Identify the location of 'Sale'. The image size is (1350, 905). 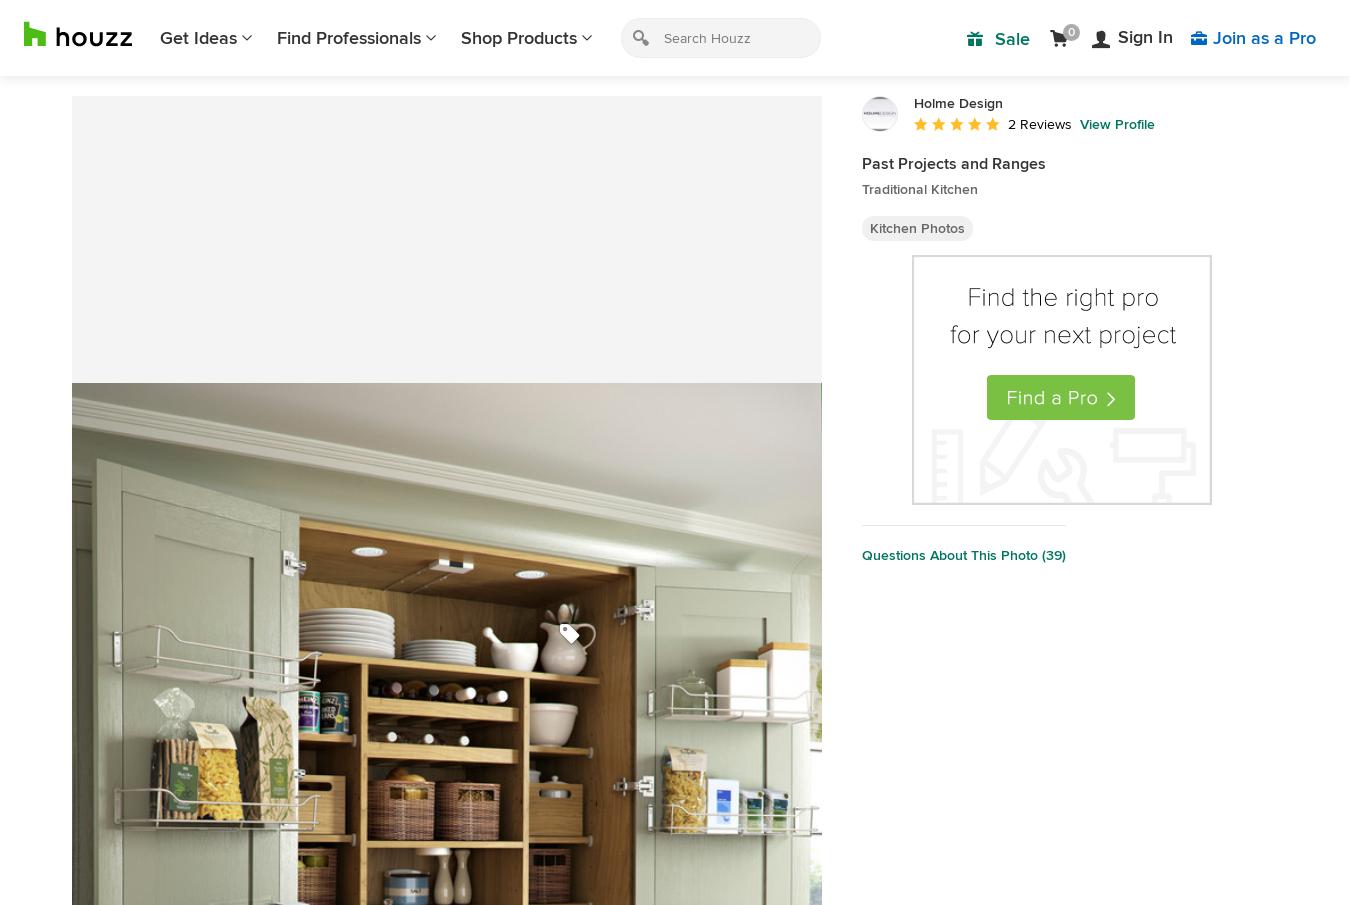
(1011, 38).